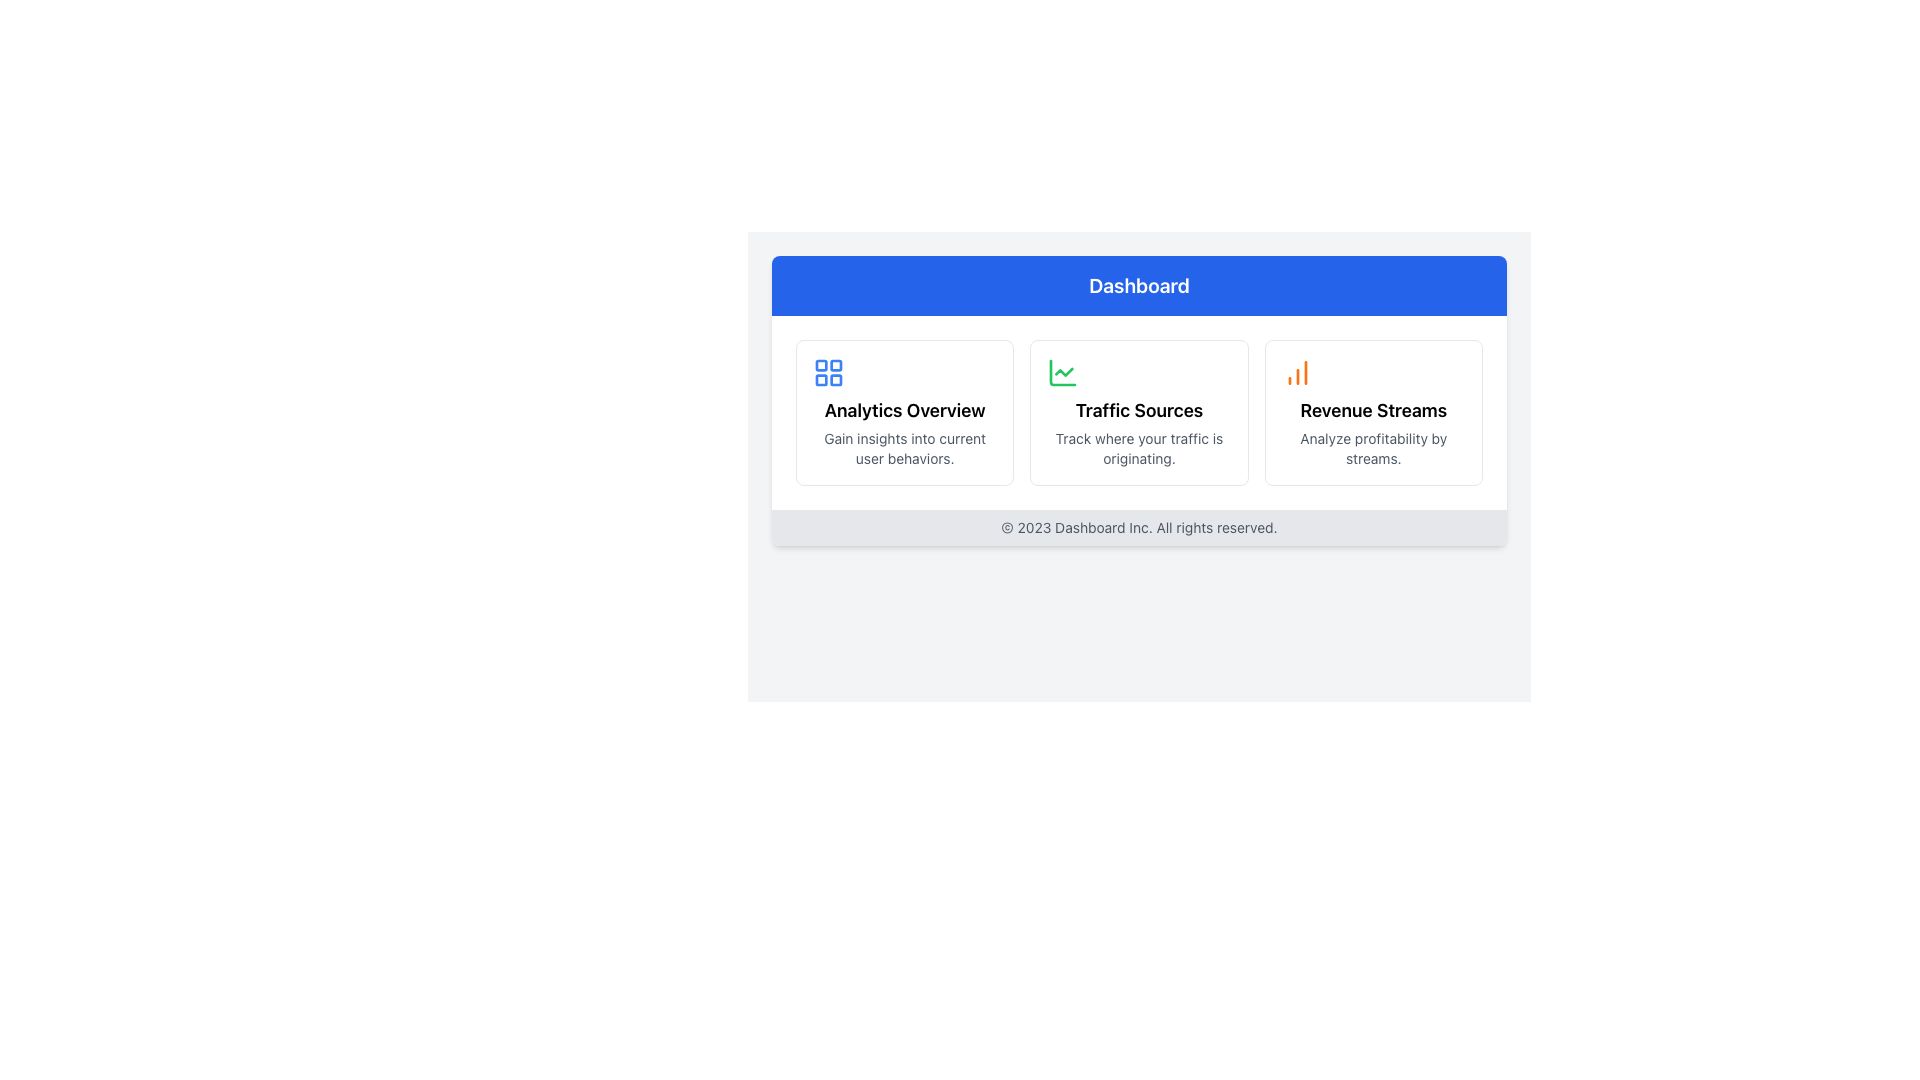 Image resolution: width=1920 pixels, height=1080 pixels. Describe the element at coordinates (821, 365) in the screenshot. I see `the top-left box of the 2x2 grid icon in the dashboard layout, which is a small, square-shaped box with rounded corners and a solid fill` at that location.